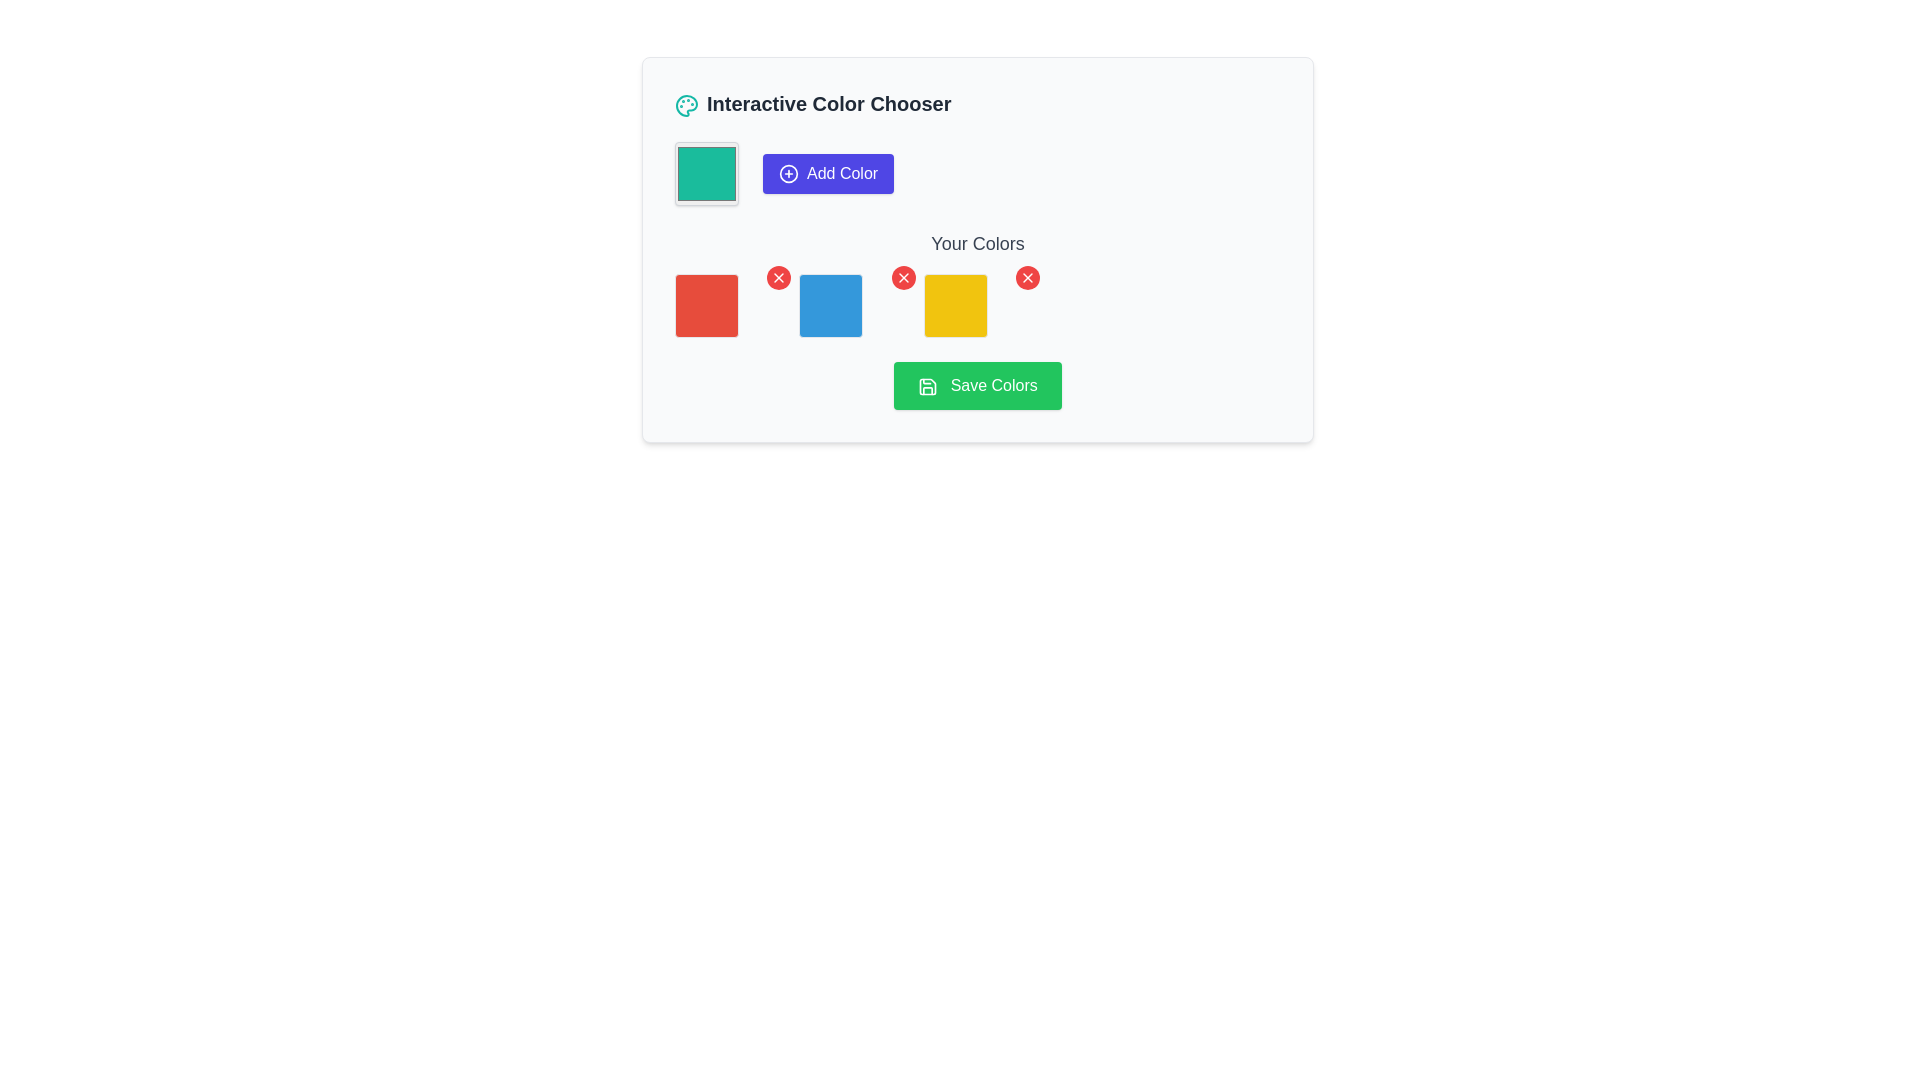  I want to click on the circular icon with a plus symbol located within the 'Add Color' button, which is prominently displayed in the top row of interactive elements, so click(787, 172).